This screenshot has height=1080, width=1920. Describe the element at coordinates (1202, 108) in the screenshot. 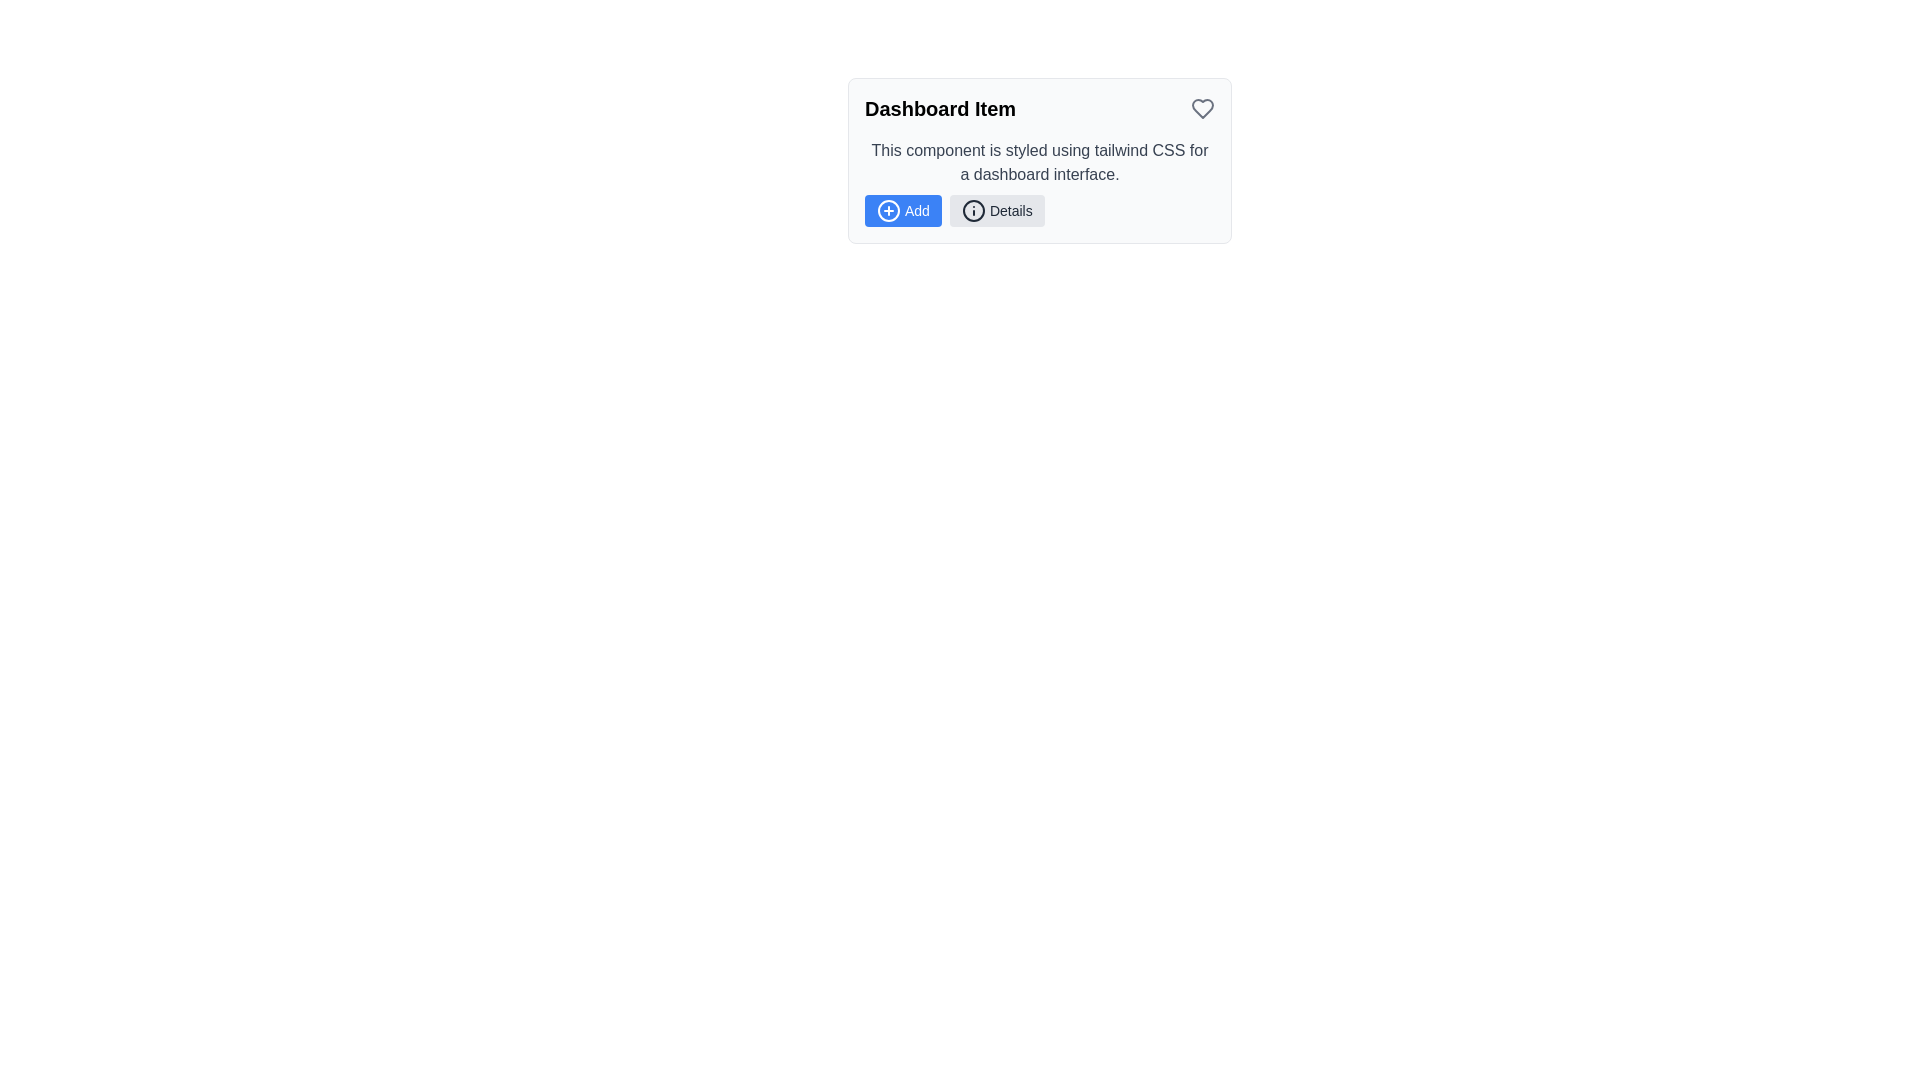

I see `the heart-shaped outline icon located in the top-right corner of the 'Dashboard Item' card component` at that location.